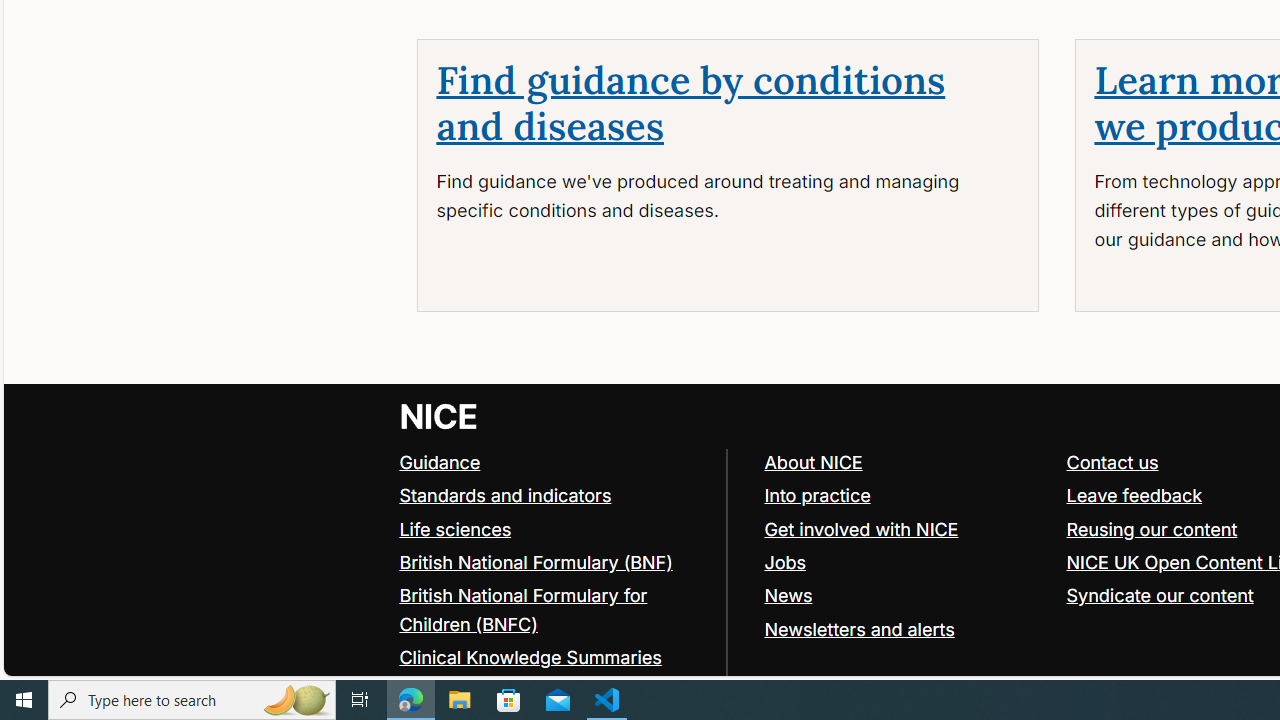 The height and width of the screenshot is (720, 1280). What do you see at coordinates (691, 103) in the screenshot?
I see `'Find guidance by conditions and diseases'` at bounding box center [691, 103].